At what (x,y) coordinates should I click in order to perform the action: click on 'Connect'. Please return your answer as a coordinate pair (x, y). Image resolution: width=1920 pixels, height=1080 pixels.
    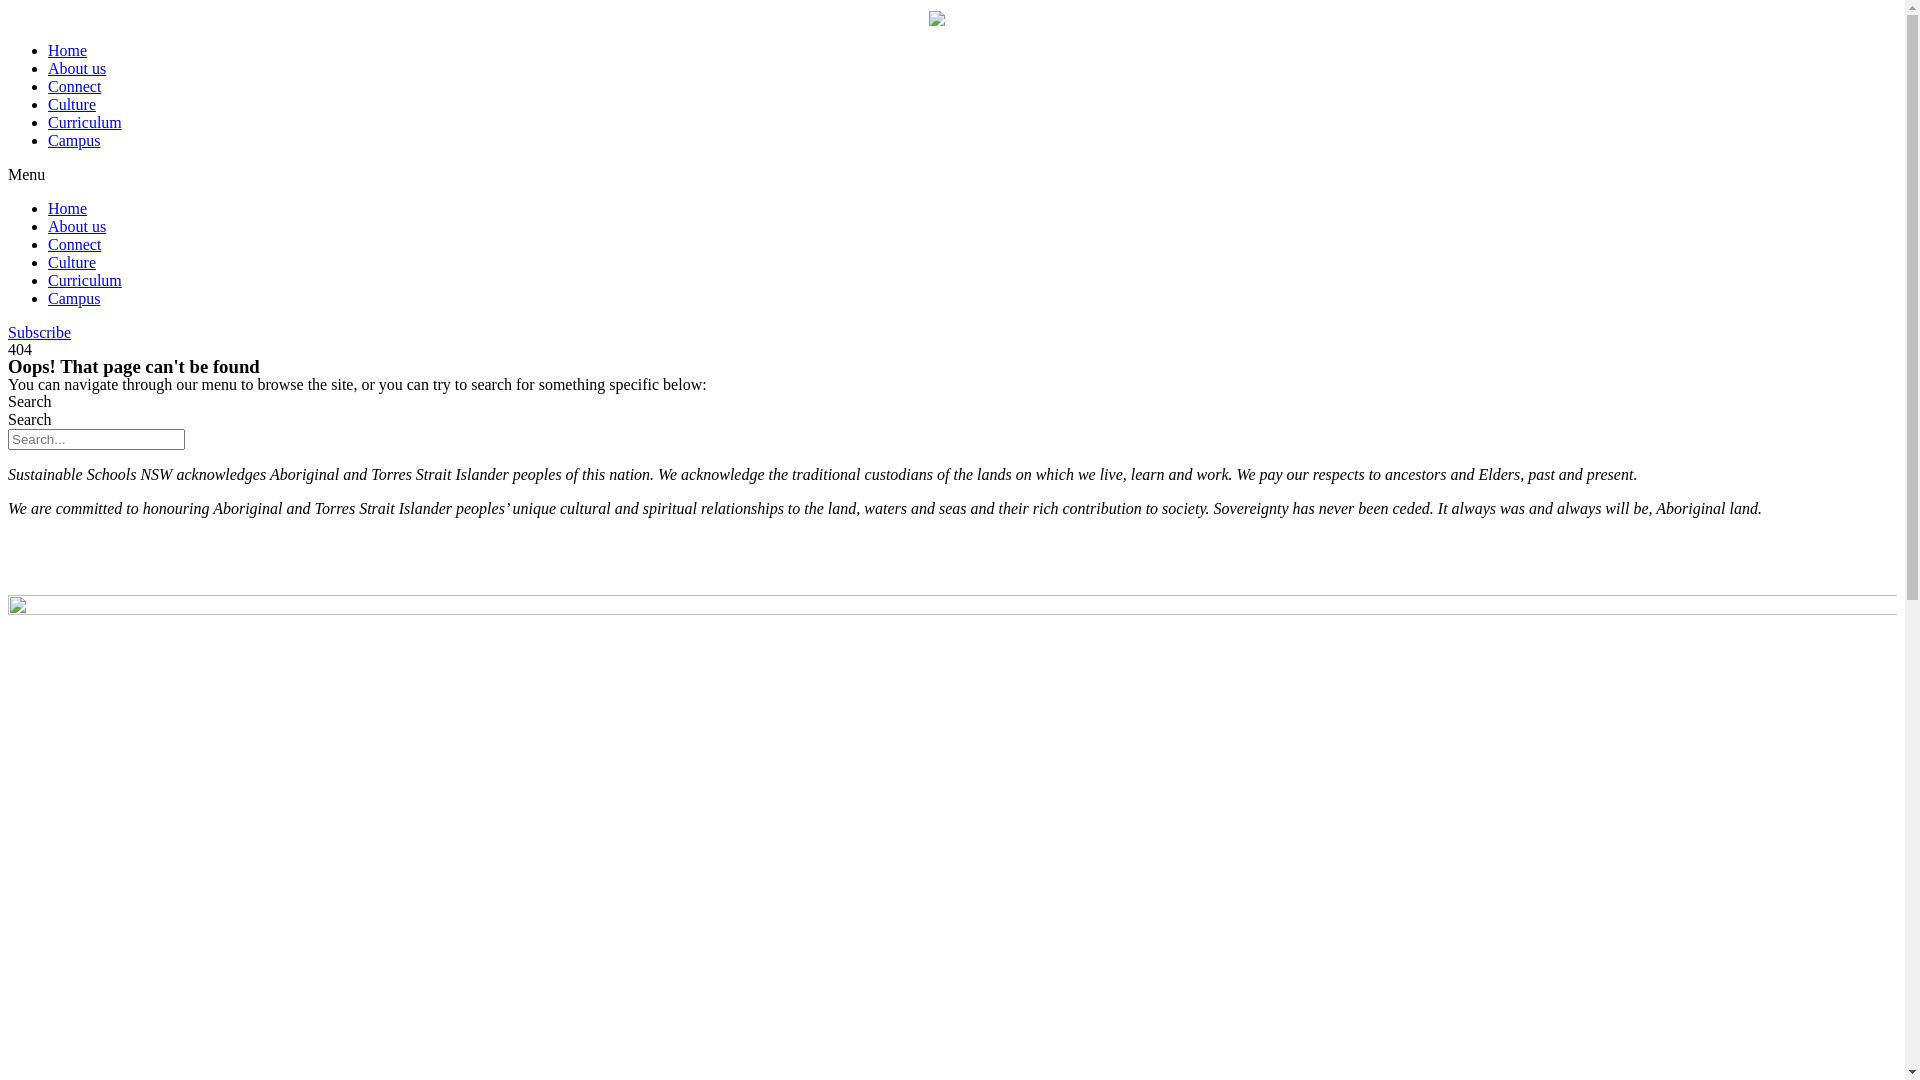
    Looking at the image, I should click on (74, 85).